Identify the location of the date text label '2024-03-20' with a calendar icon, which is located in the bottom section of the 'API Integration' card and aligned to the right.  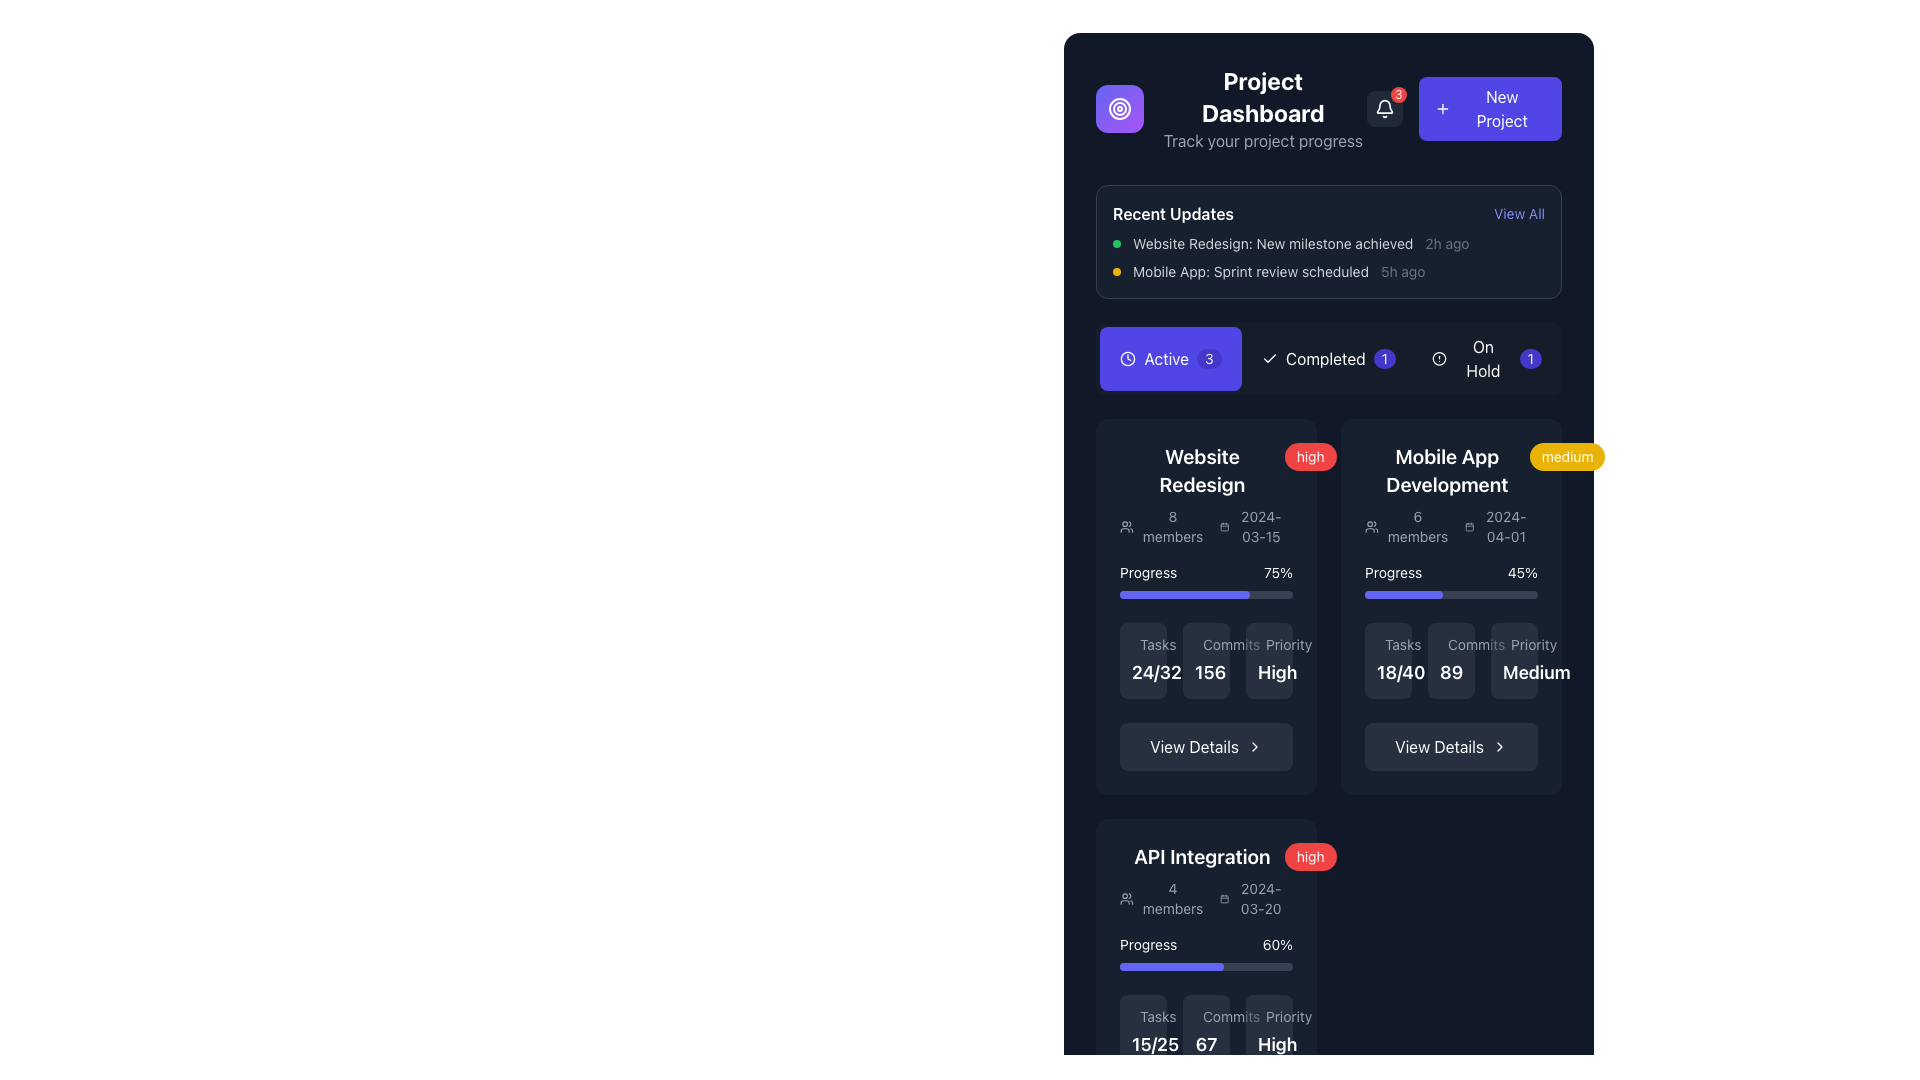
(1251, 897).